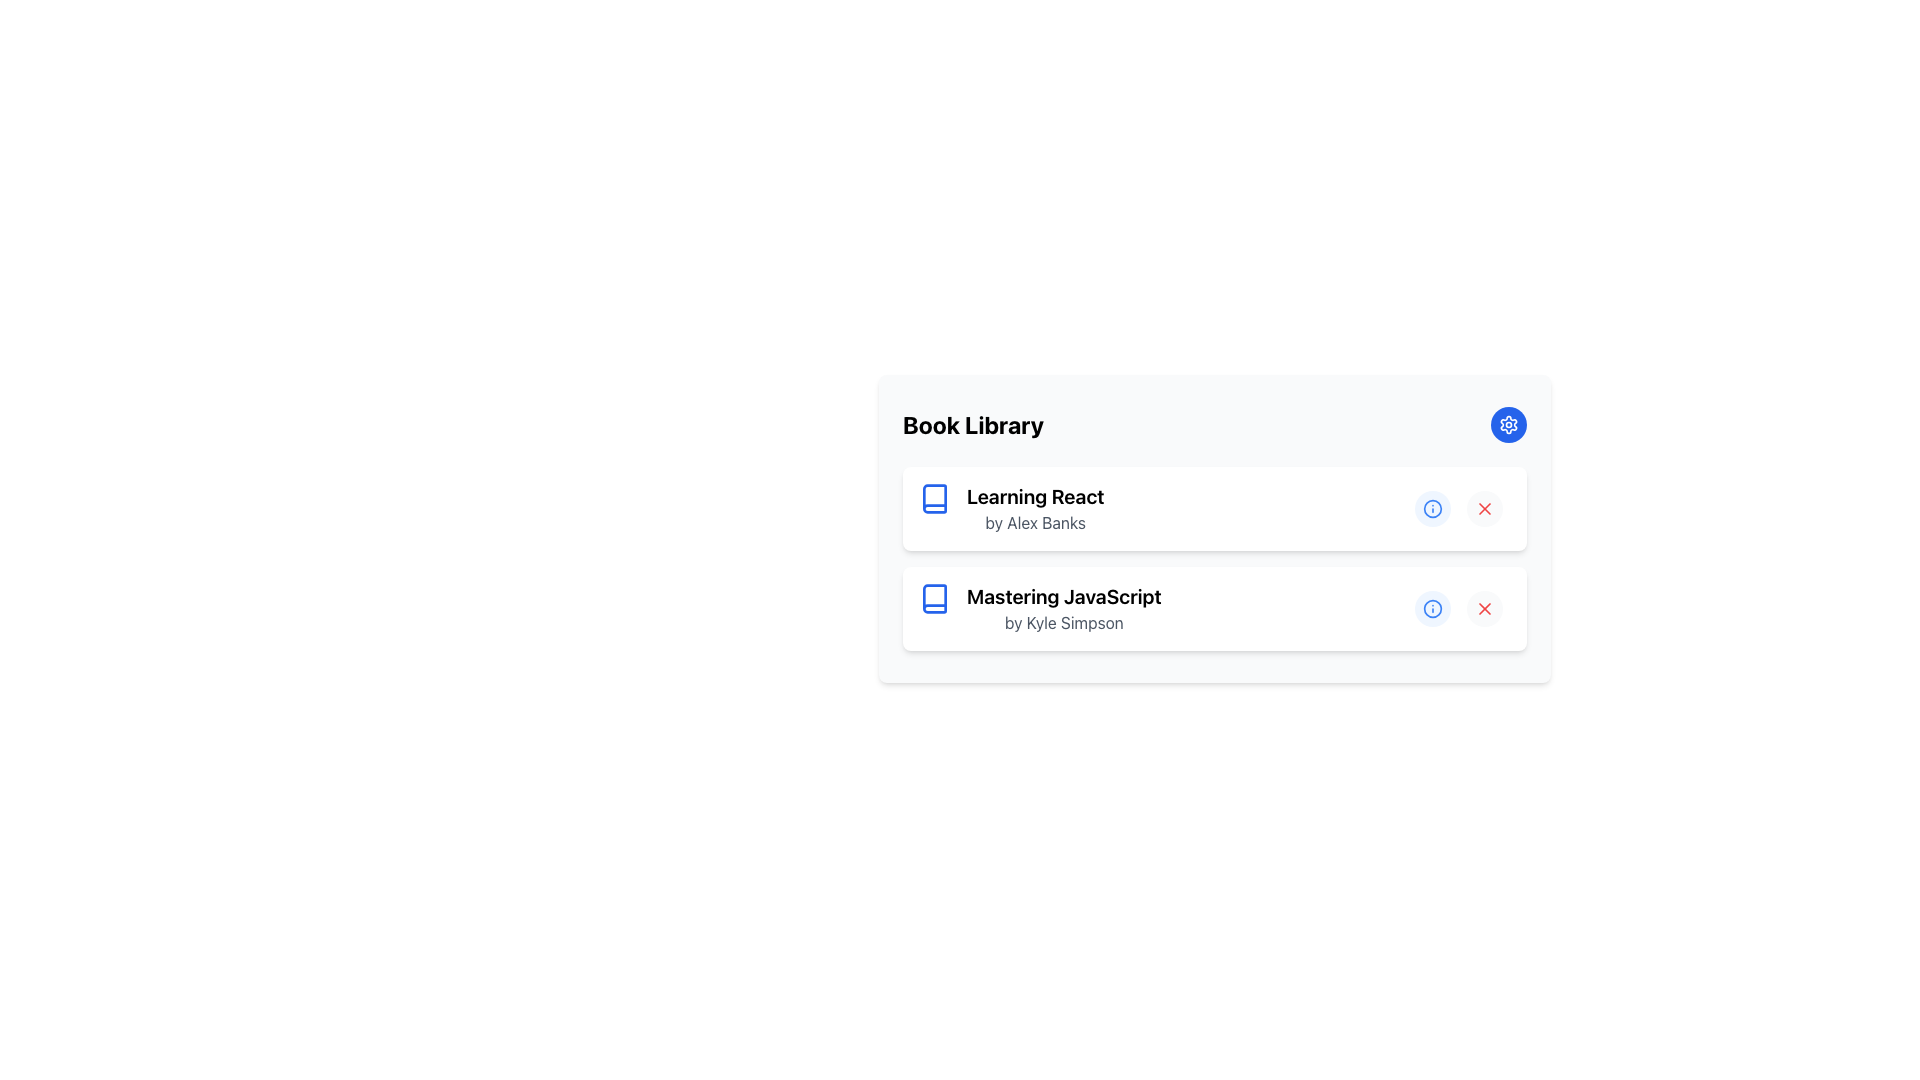  I want to click on the text label displaying the title 'Learning React', so click(1035, 496).